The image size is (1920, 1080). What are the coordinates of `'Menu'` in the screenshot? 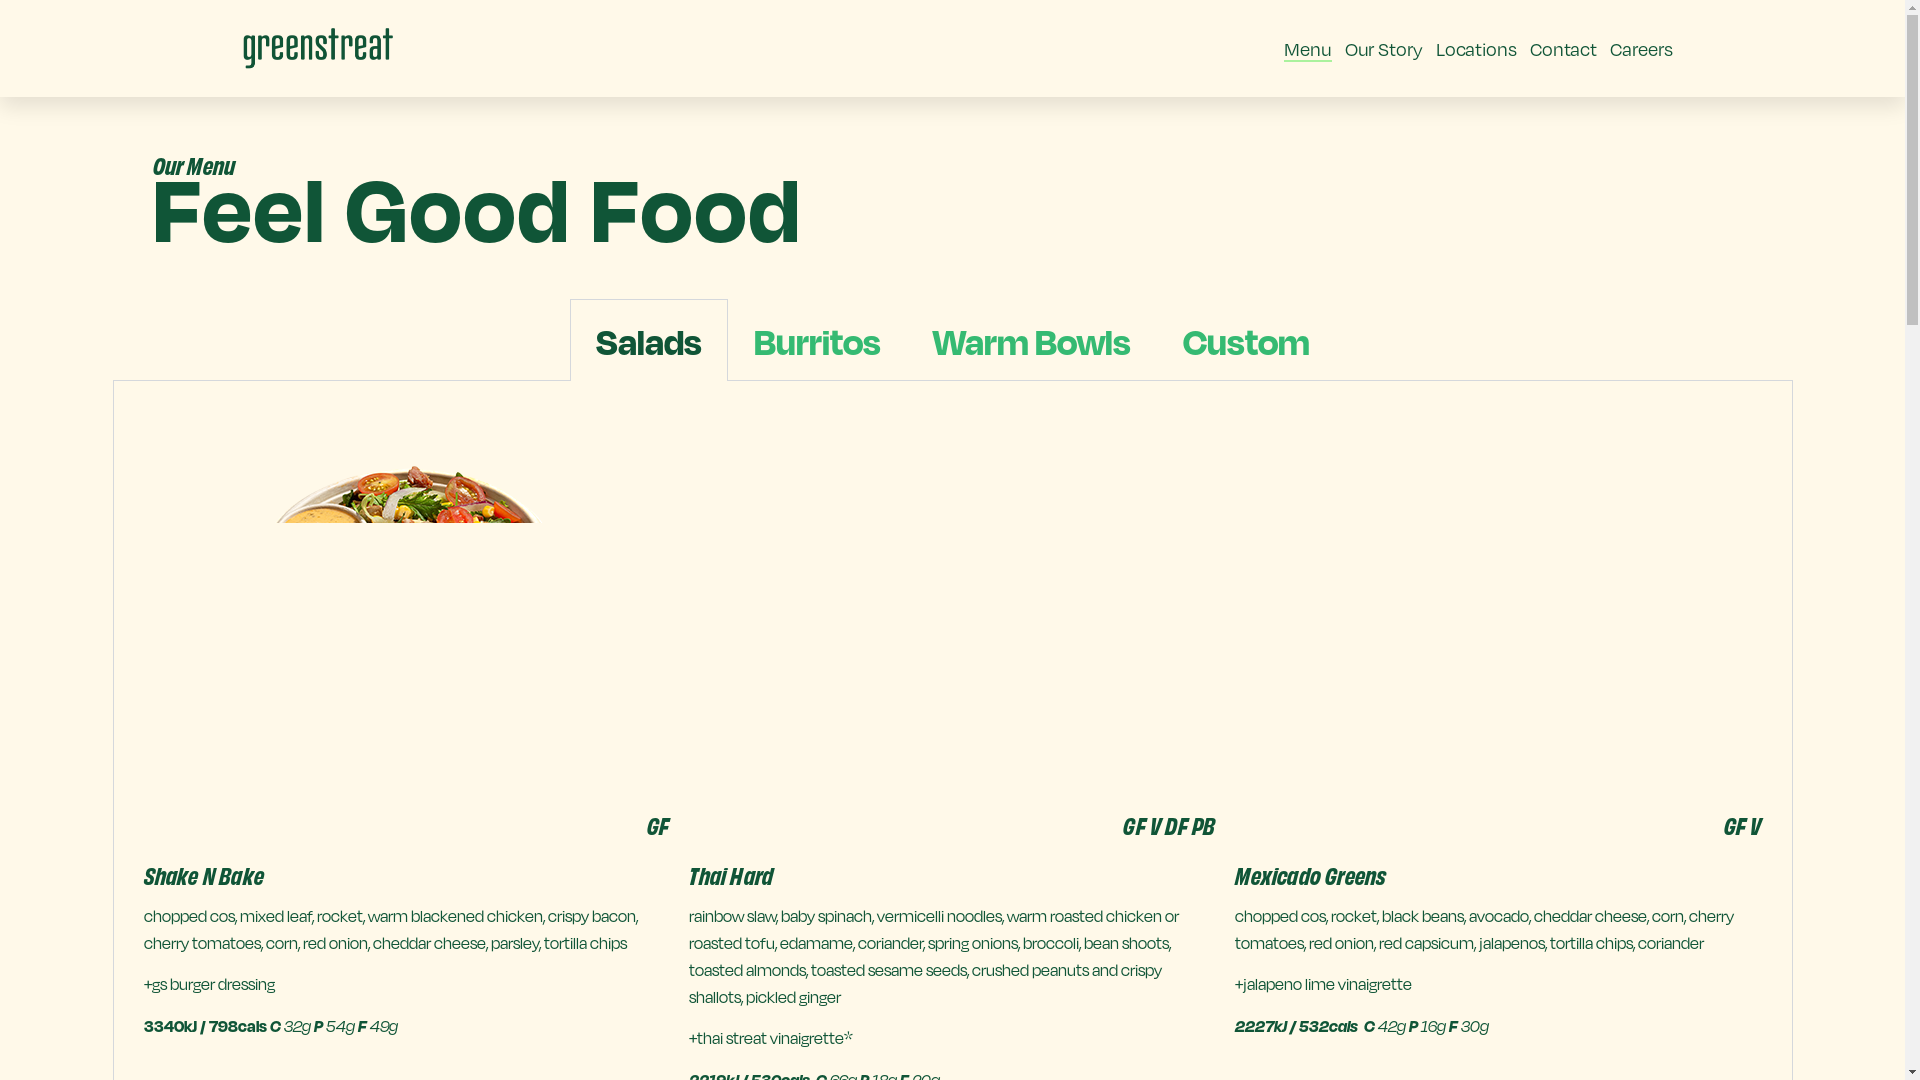 It's located at (1307, 48).